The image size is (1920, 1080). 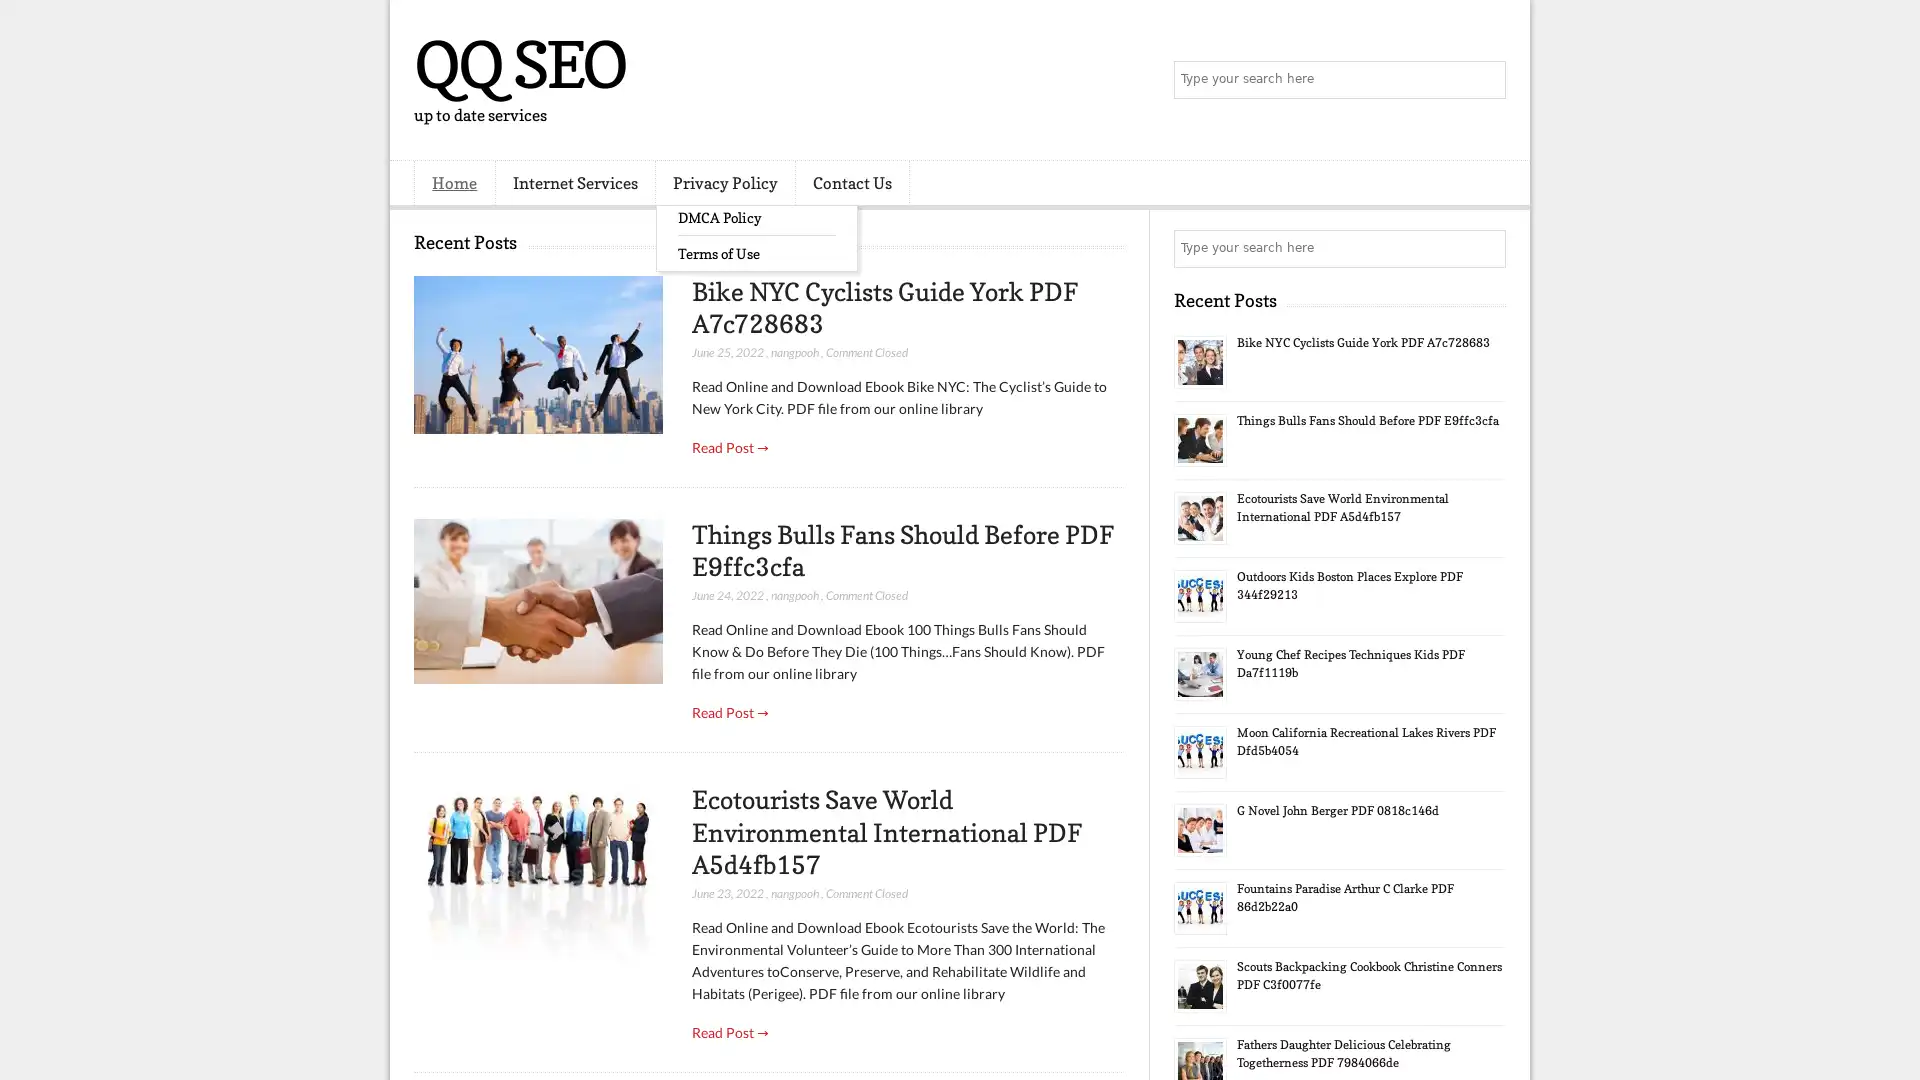 I want to click on Search, so click(x=1485, y=80).